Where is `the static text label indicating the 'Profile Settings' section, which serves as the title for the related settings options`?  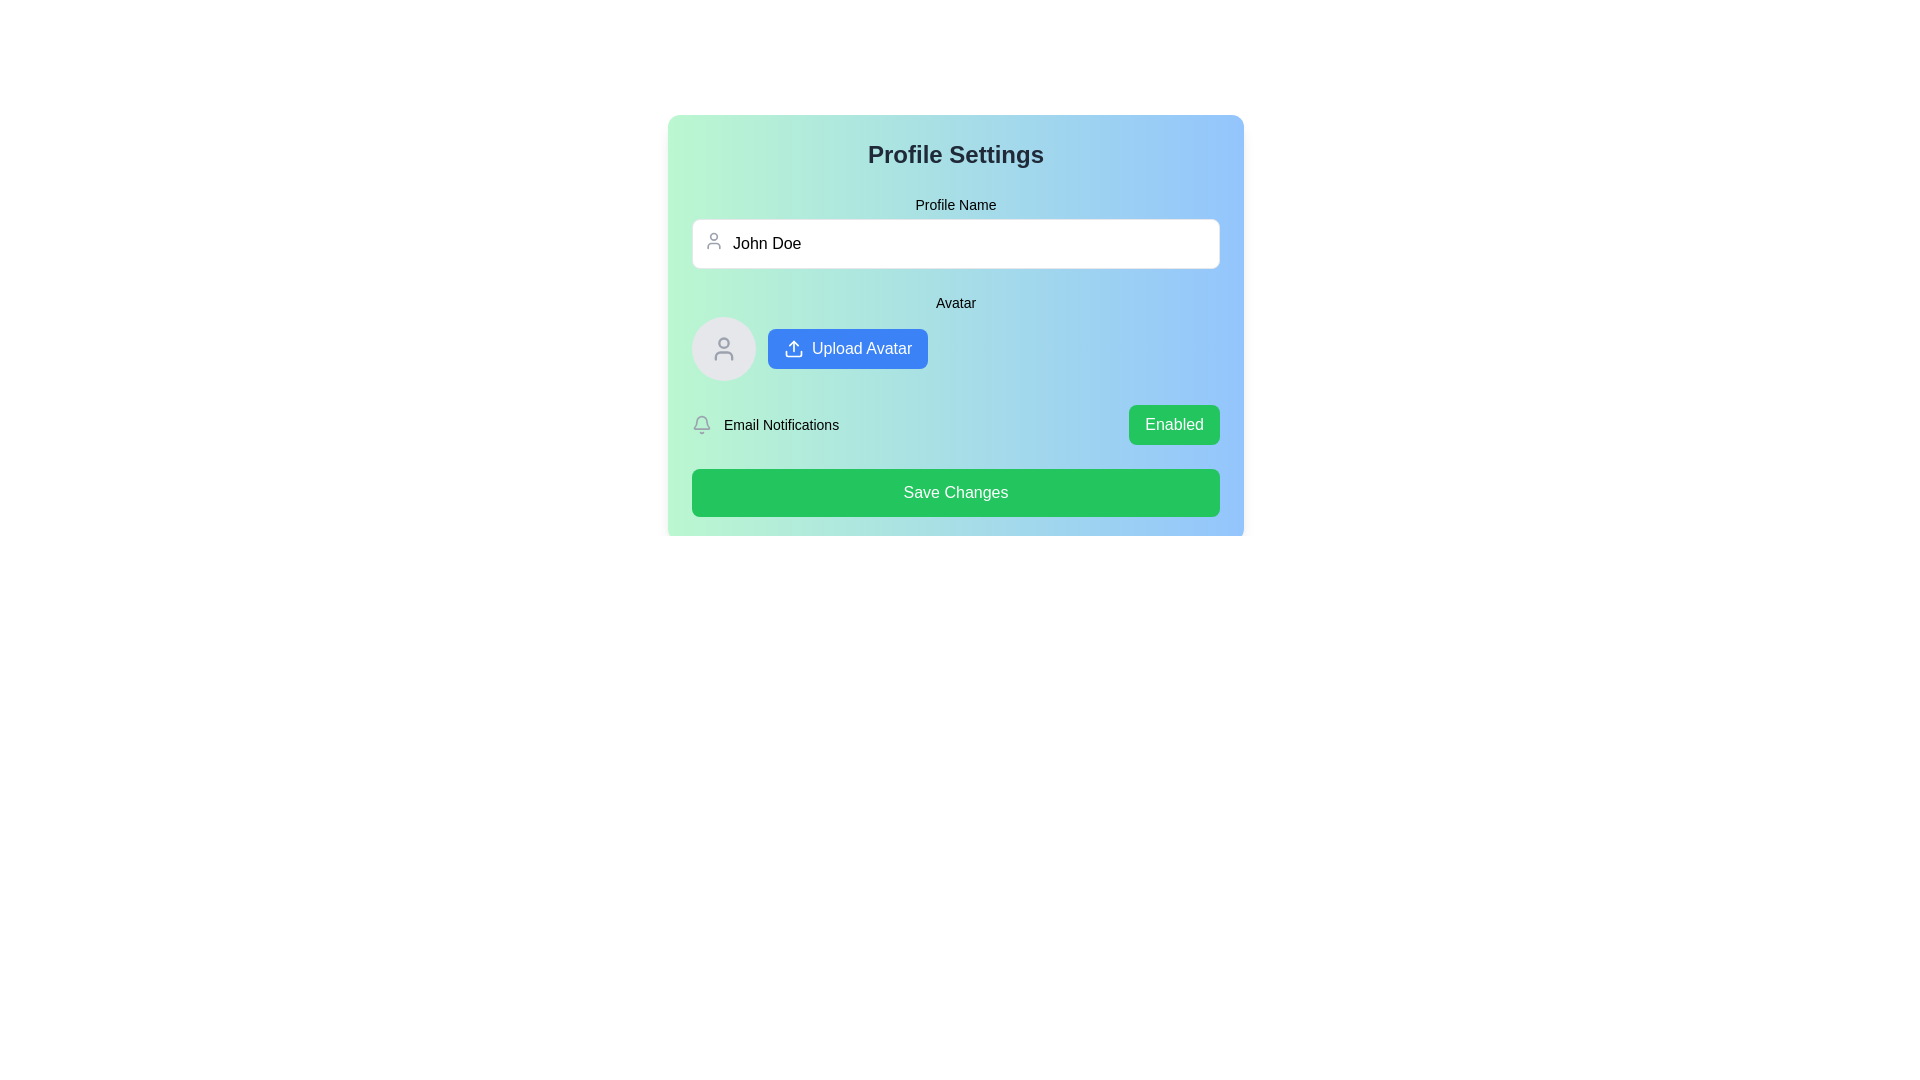 the static text label indicating the 'Profile Settings' section, which serves as the title for the related settings options is located at coordinates (954, 153).